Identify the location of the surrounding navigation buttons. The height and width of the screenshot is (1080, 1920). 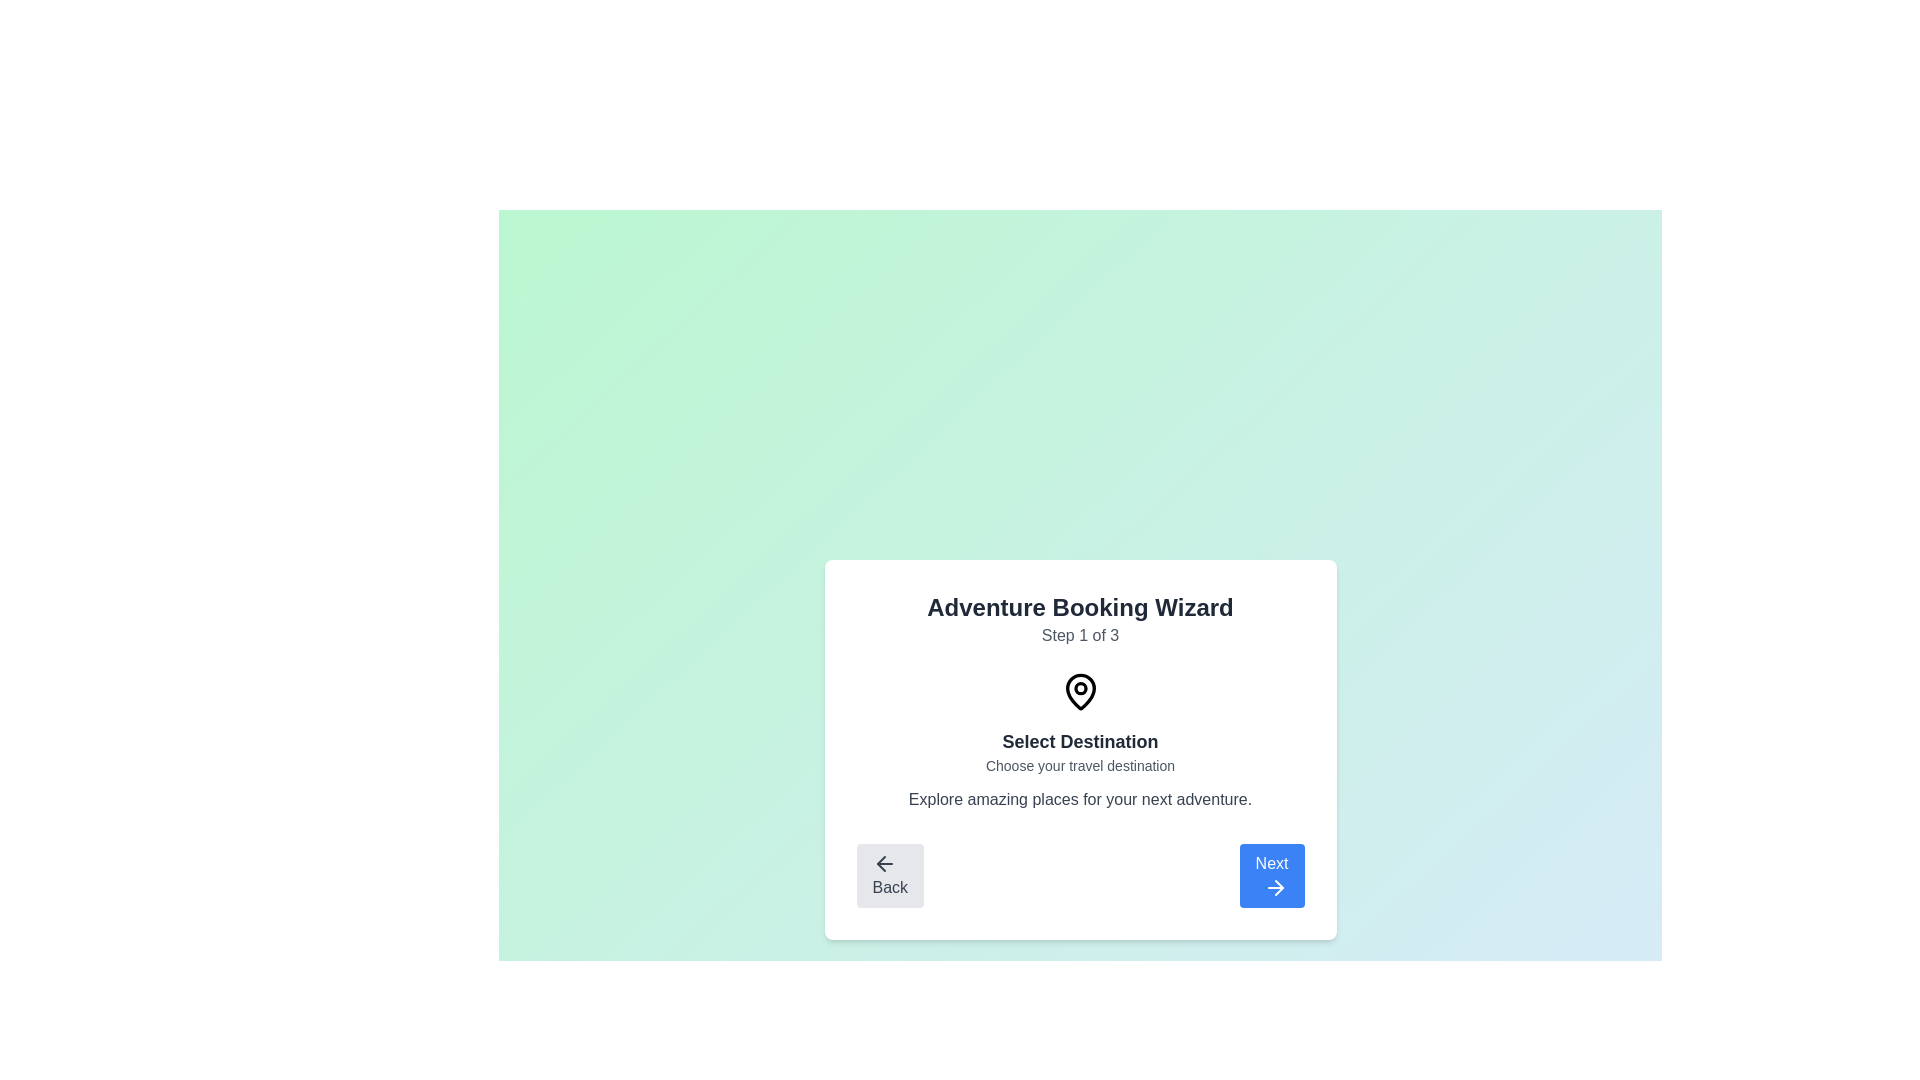
(1079, 741).